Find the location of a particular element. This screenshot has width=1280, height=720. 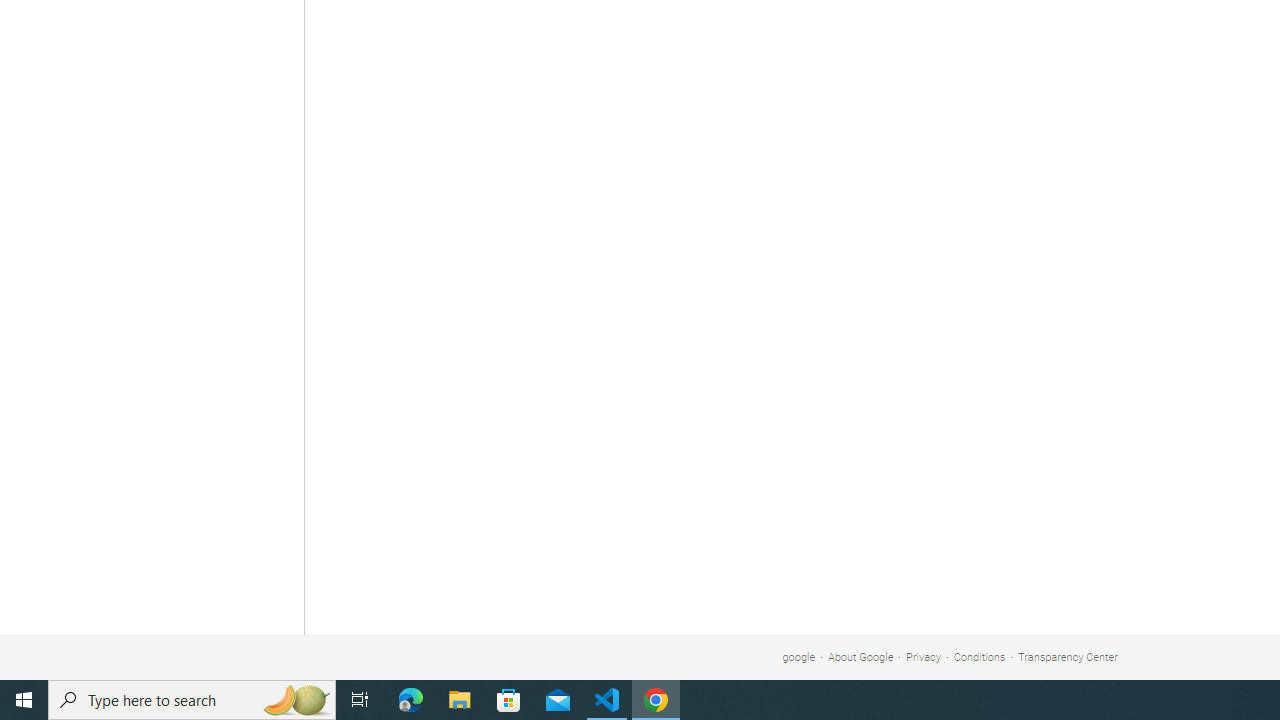

'Visual Studio Code - 1 running window' is located at coordinates (606, 698).